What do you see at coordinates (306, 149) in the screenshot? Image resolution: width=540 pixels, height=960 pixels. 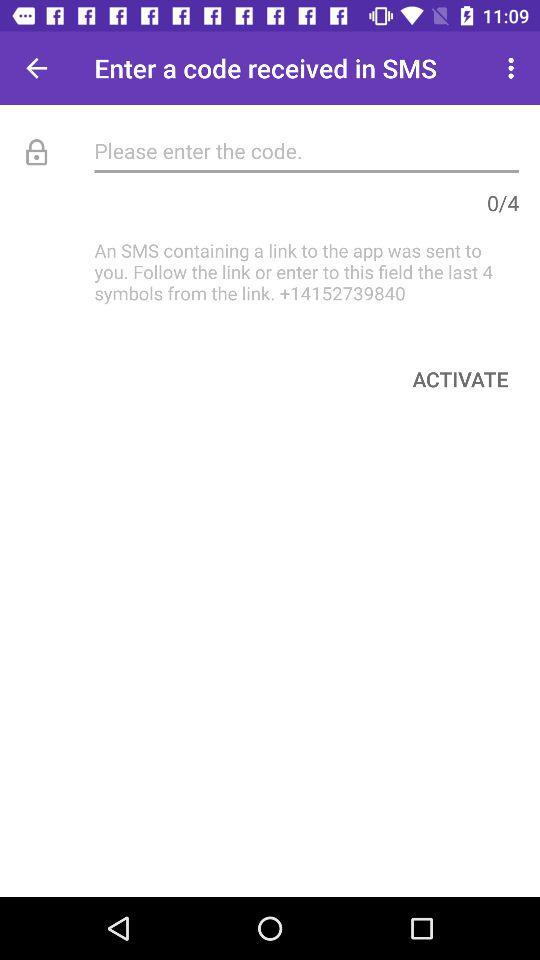 I see `confirmation code by sms` at bounding box center [306, 149].